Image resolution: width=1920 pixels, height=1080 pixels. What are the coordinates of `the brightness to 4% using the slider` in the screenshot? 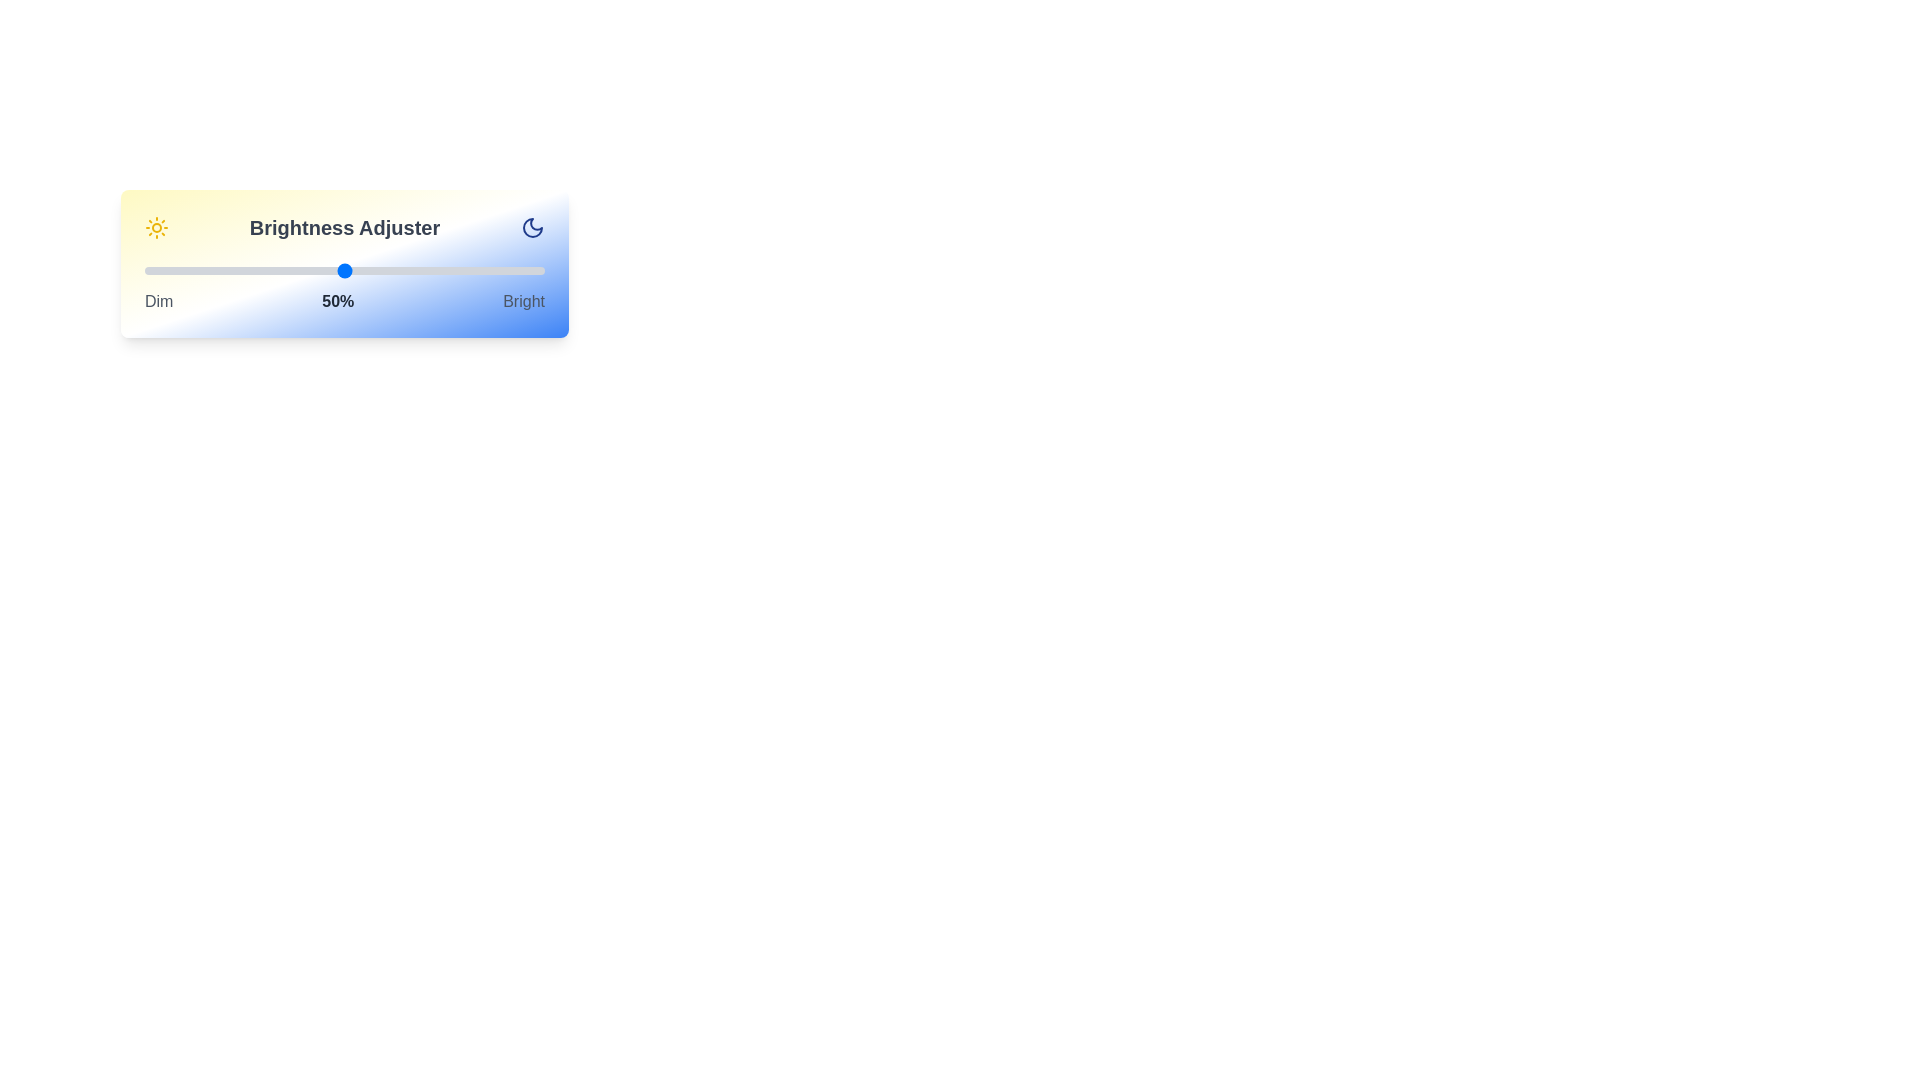 It's located at (161, 270).